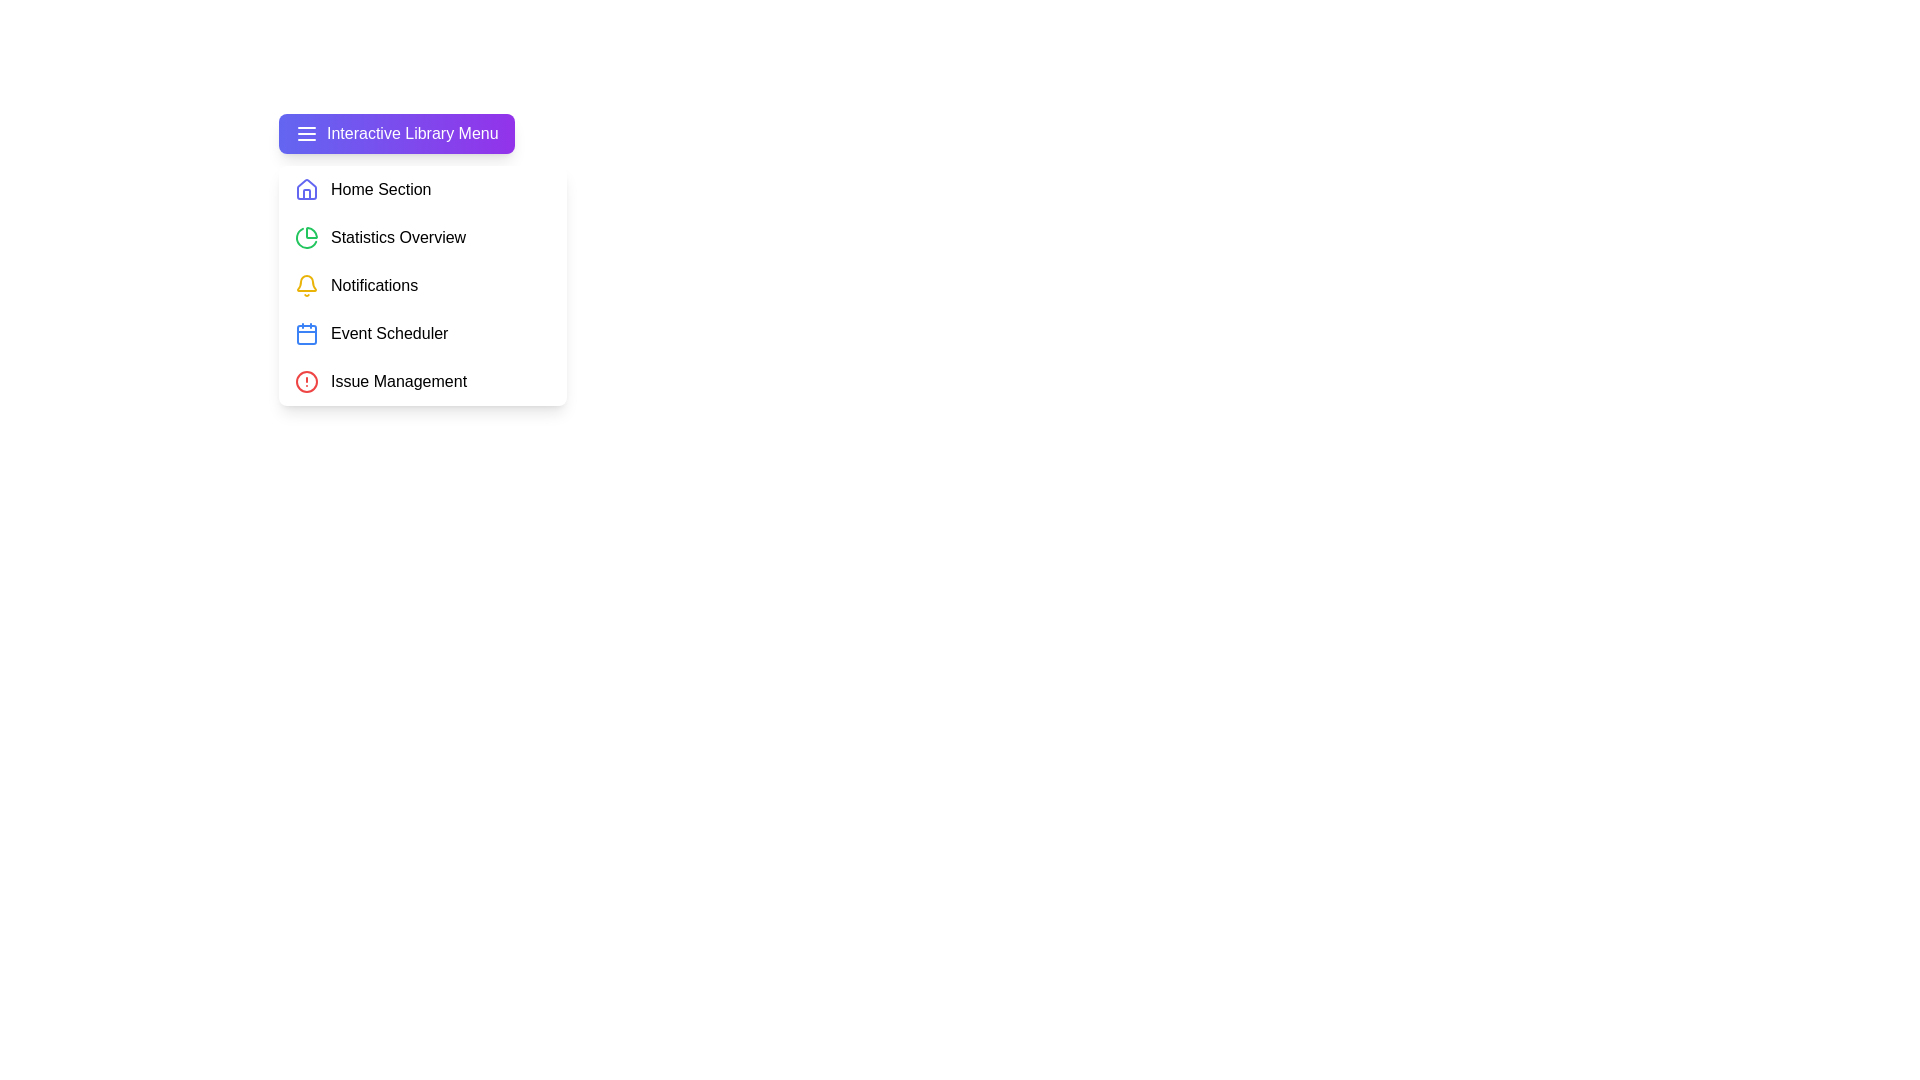 This screenshot has width=1920, height=1080. I want to click on the menu item Issue Management, so click(421, 381).